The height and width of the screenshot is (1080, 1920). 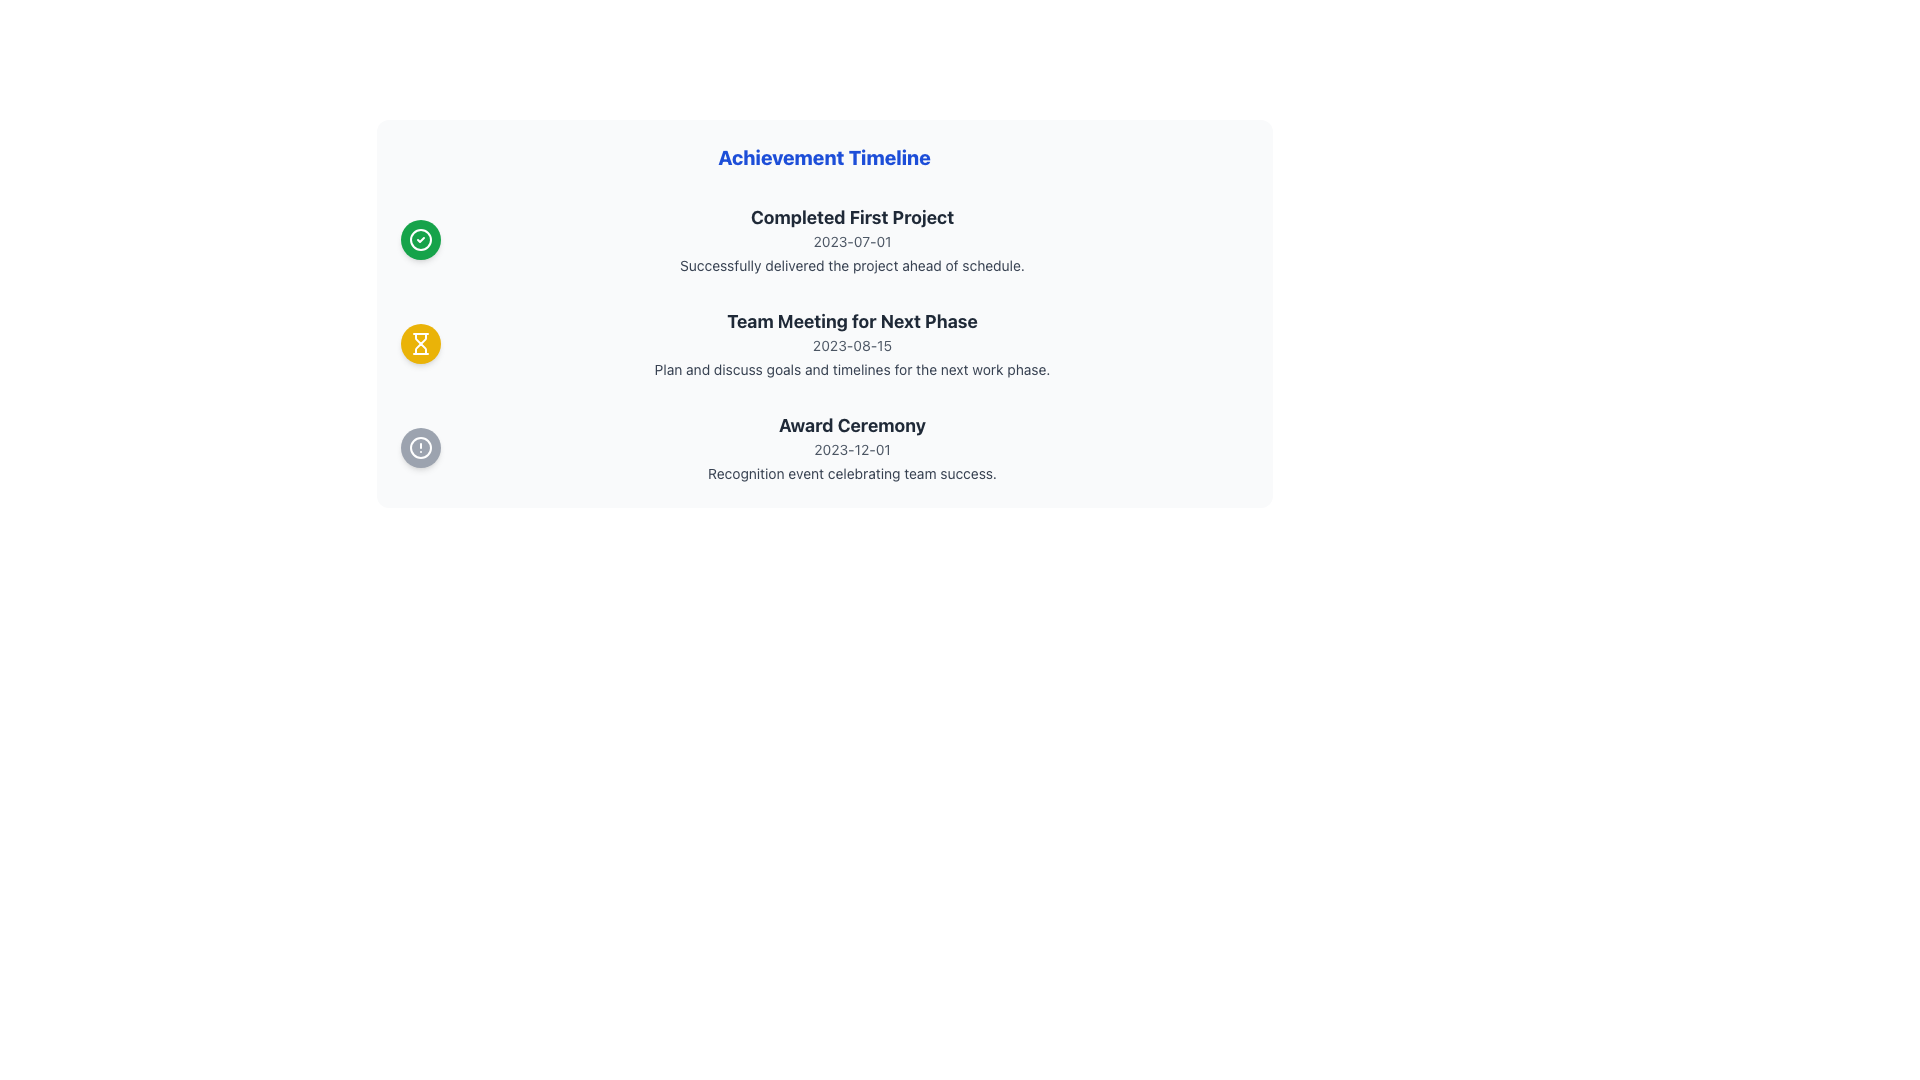 I want to click on the circular checkmark icon with a green background, which is the first in a vertical sequence of three icons, located next to the text 'Completed First Project', so click(x=419, y=238).